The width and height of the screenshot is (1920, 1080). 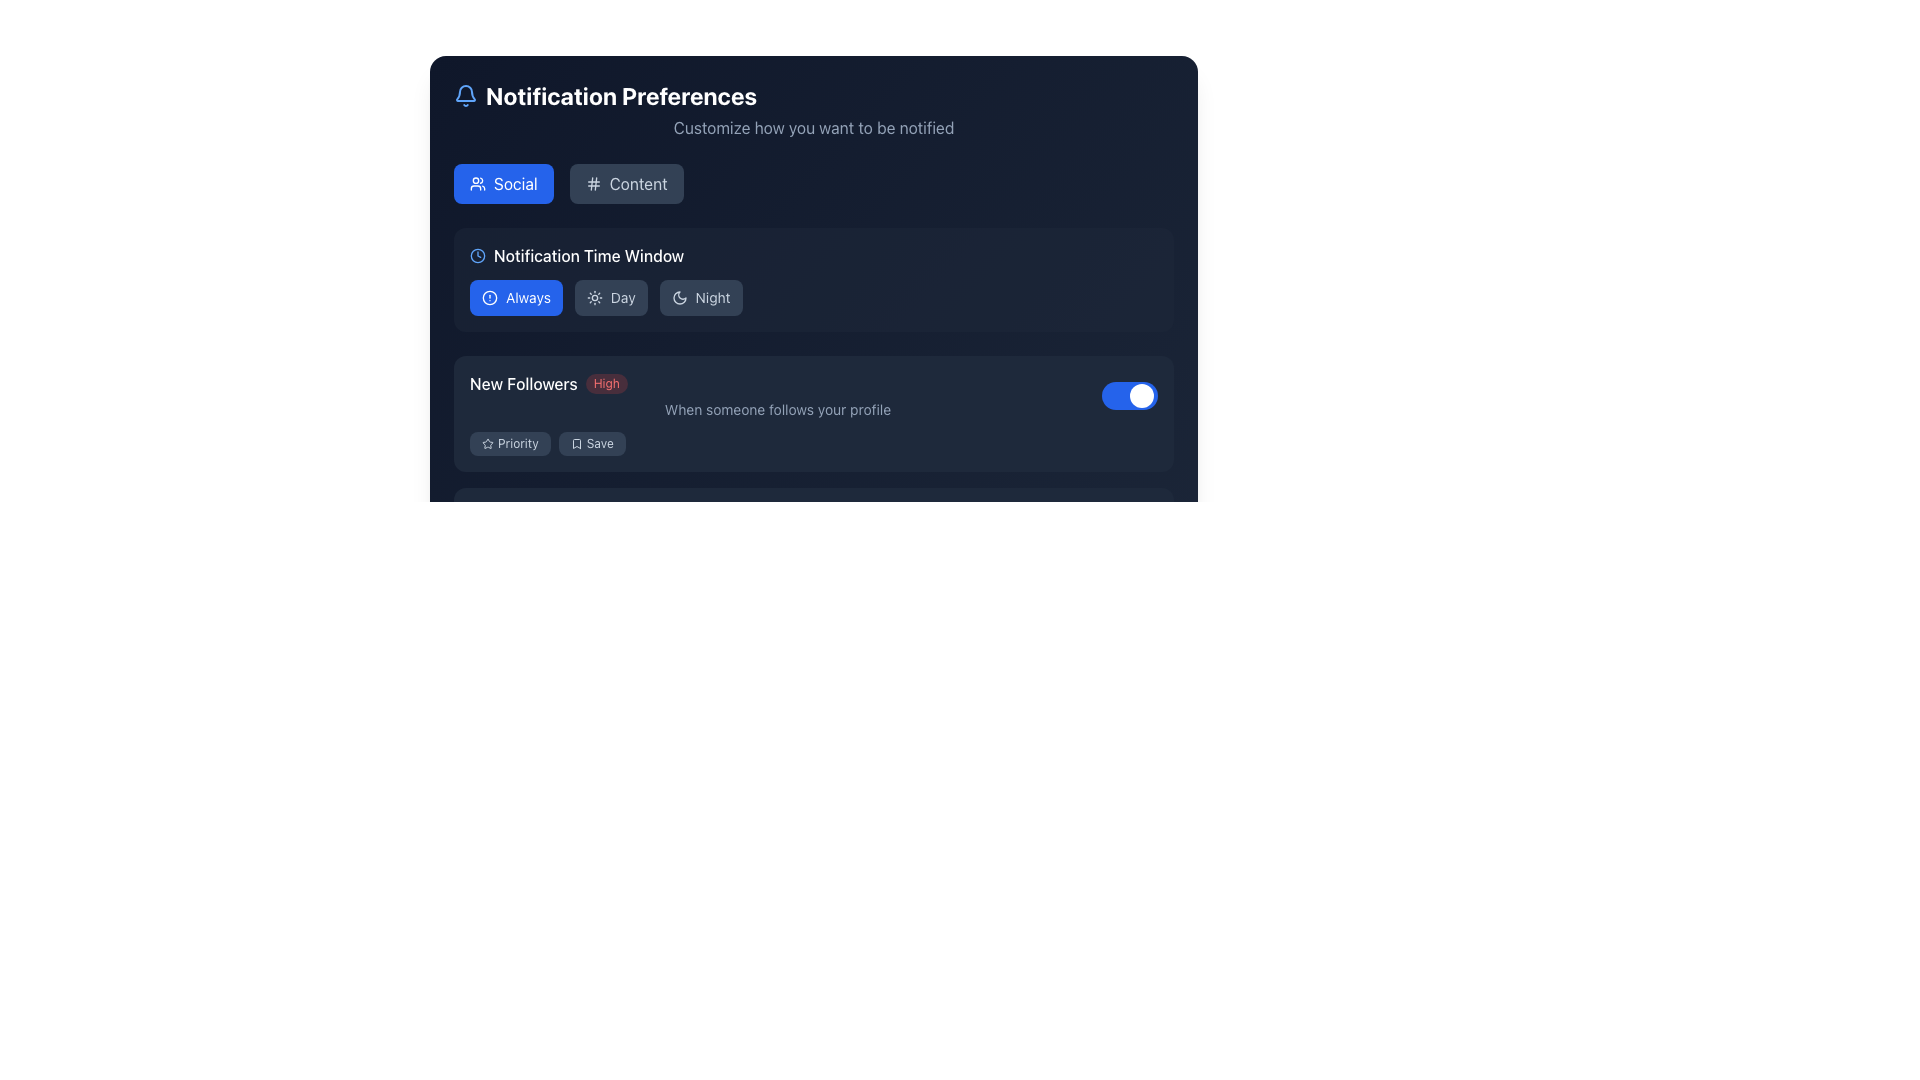 What do you see at coordinates (776, 408) in the screenshot?
I see `the static text label that reads 'When someone follows your profile', which is located under the 'New Followers' header and adjacent to the 'High' badge` at bounding box center [776, 408].